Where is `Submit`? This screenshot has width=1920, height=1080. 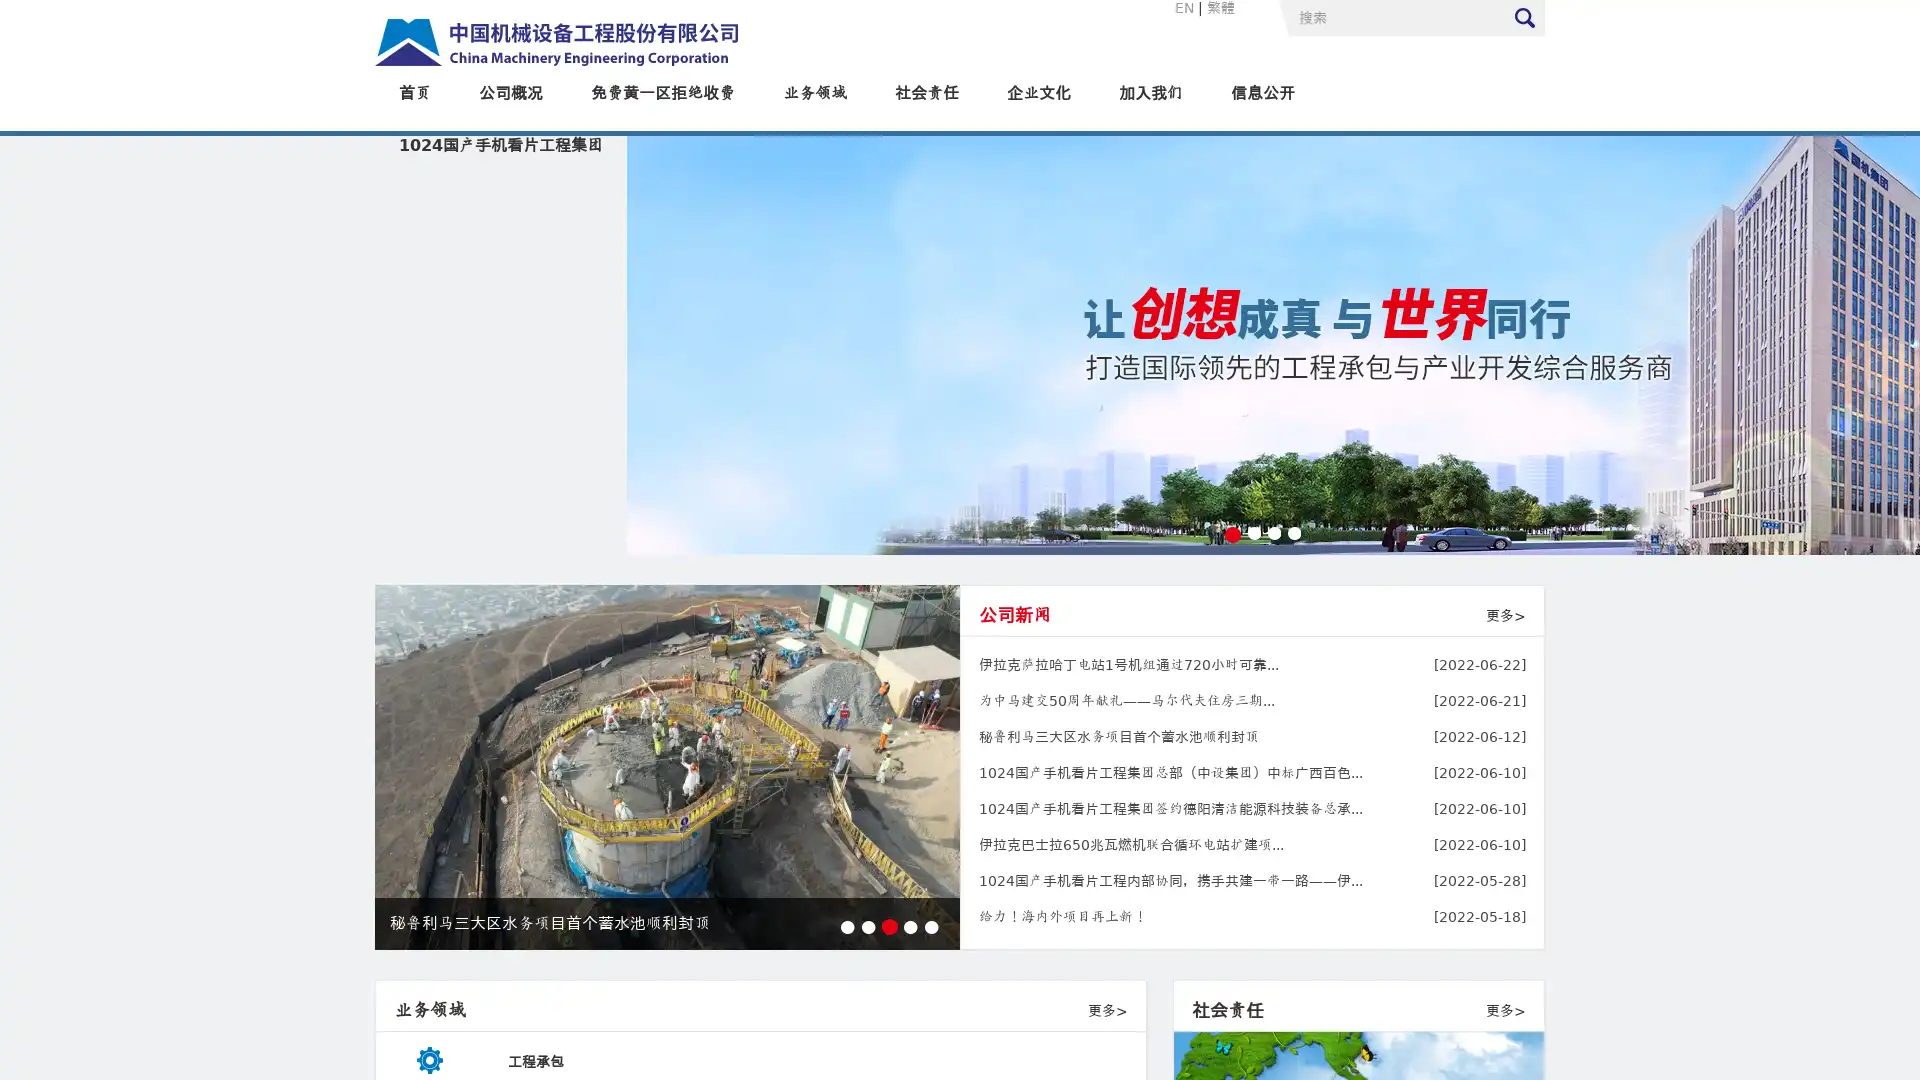 Submit is located at coordinates (1524, 18).